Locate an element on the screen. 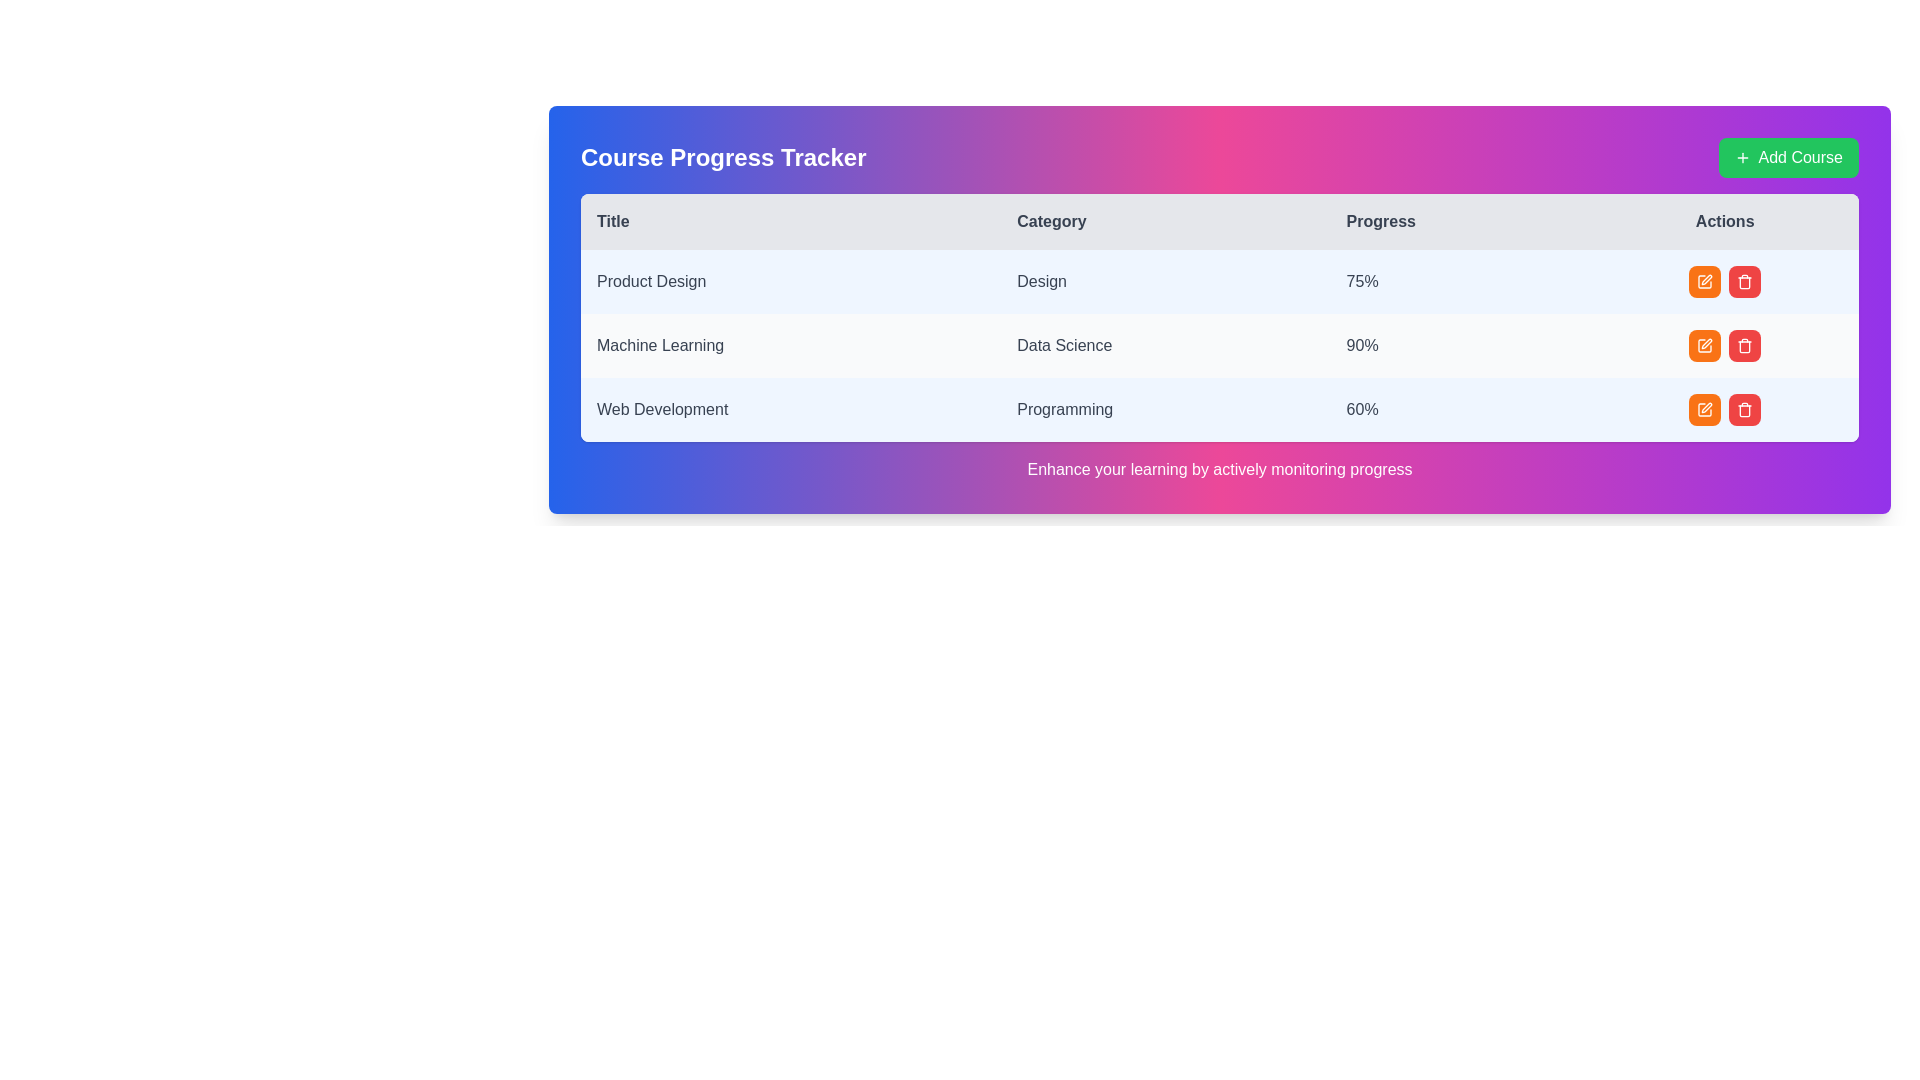  the icon with a plus sign, which is styled with a green borderless background and is positioned inside the 'Add Course' button, to the left of the button's text is located at coordinates (1741, 157).